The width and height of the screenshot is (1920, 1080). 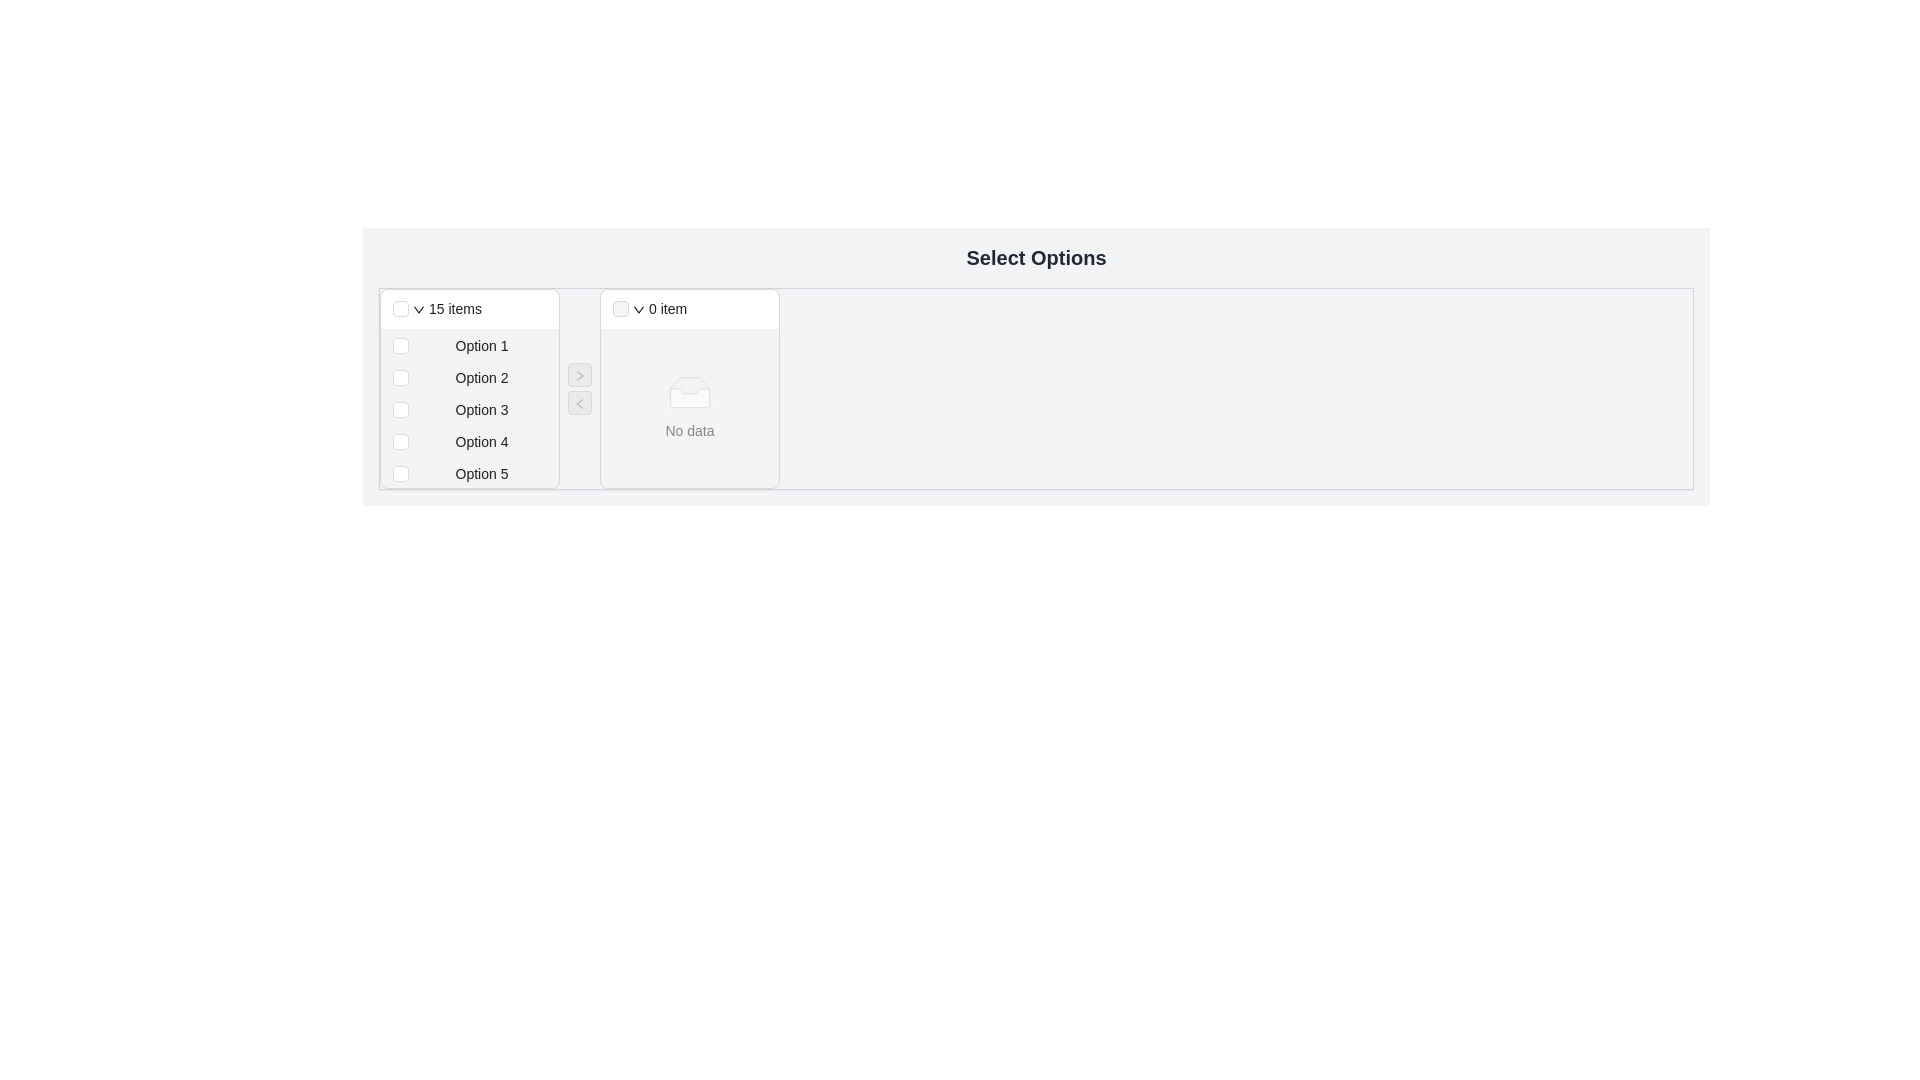 I want to click on the label 'Option 2' which is the second item in the left column of the 'Select Options' dual-list interface, positioned directly beneath 'Option 1', so click(x=481, y=378).